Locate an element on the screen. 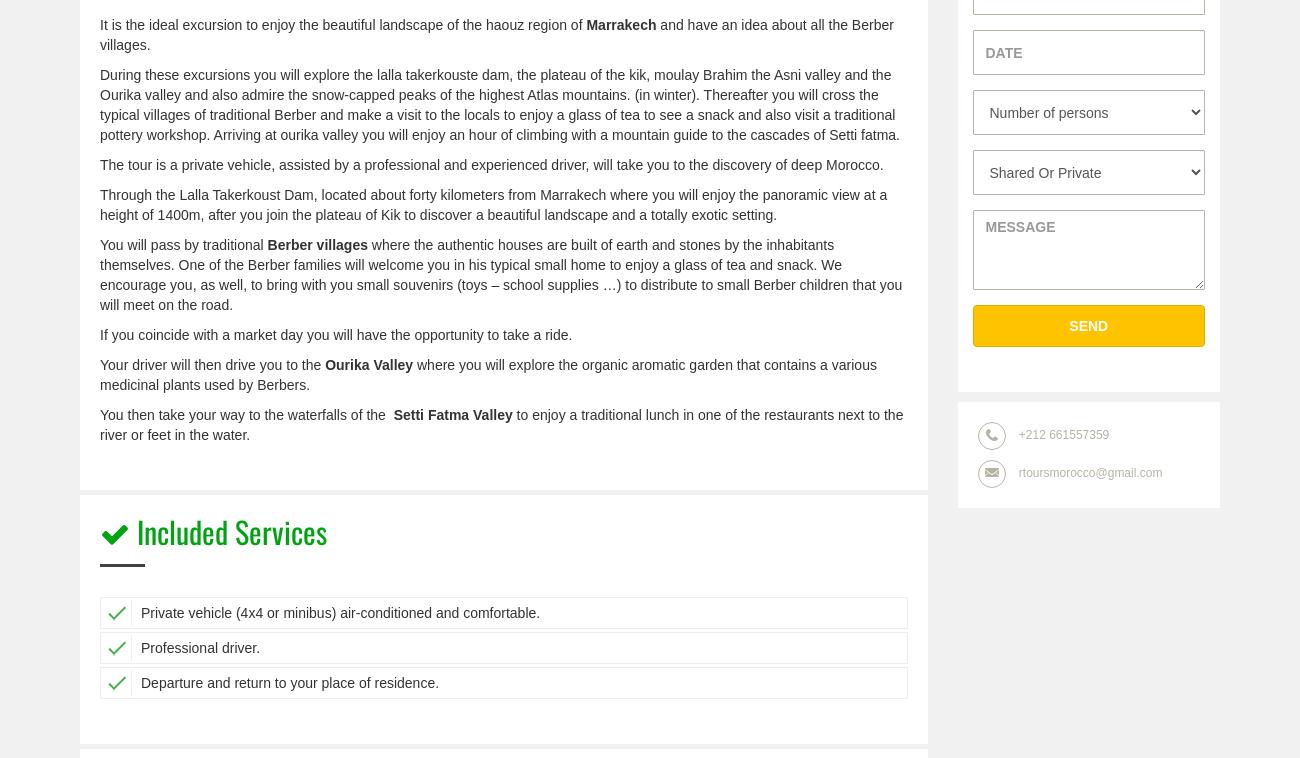 This screenshot has width=1300, height=758. 'Your driver will then drive you to the' is located at coordinates (212, 363).